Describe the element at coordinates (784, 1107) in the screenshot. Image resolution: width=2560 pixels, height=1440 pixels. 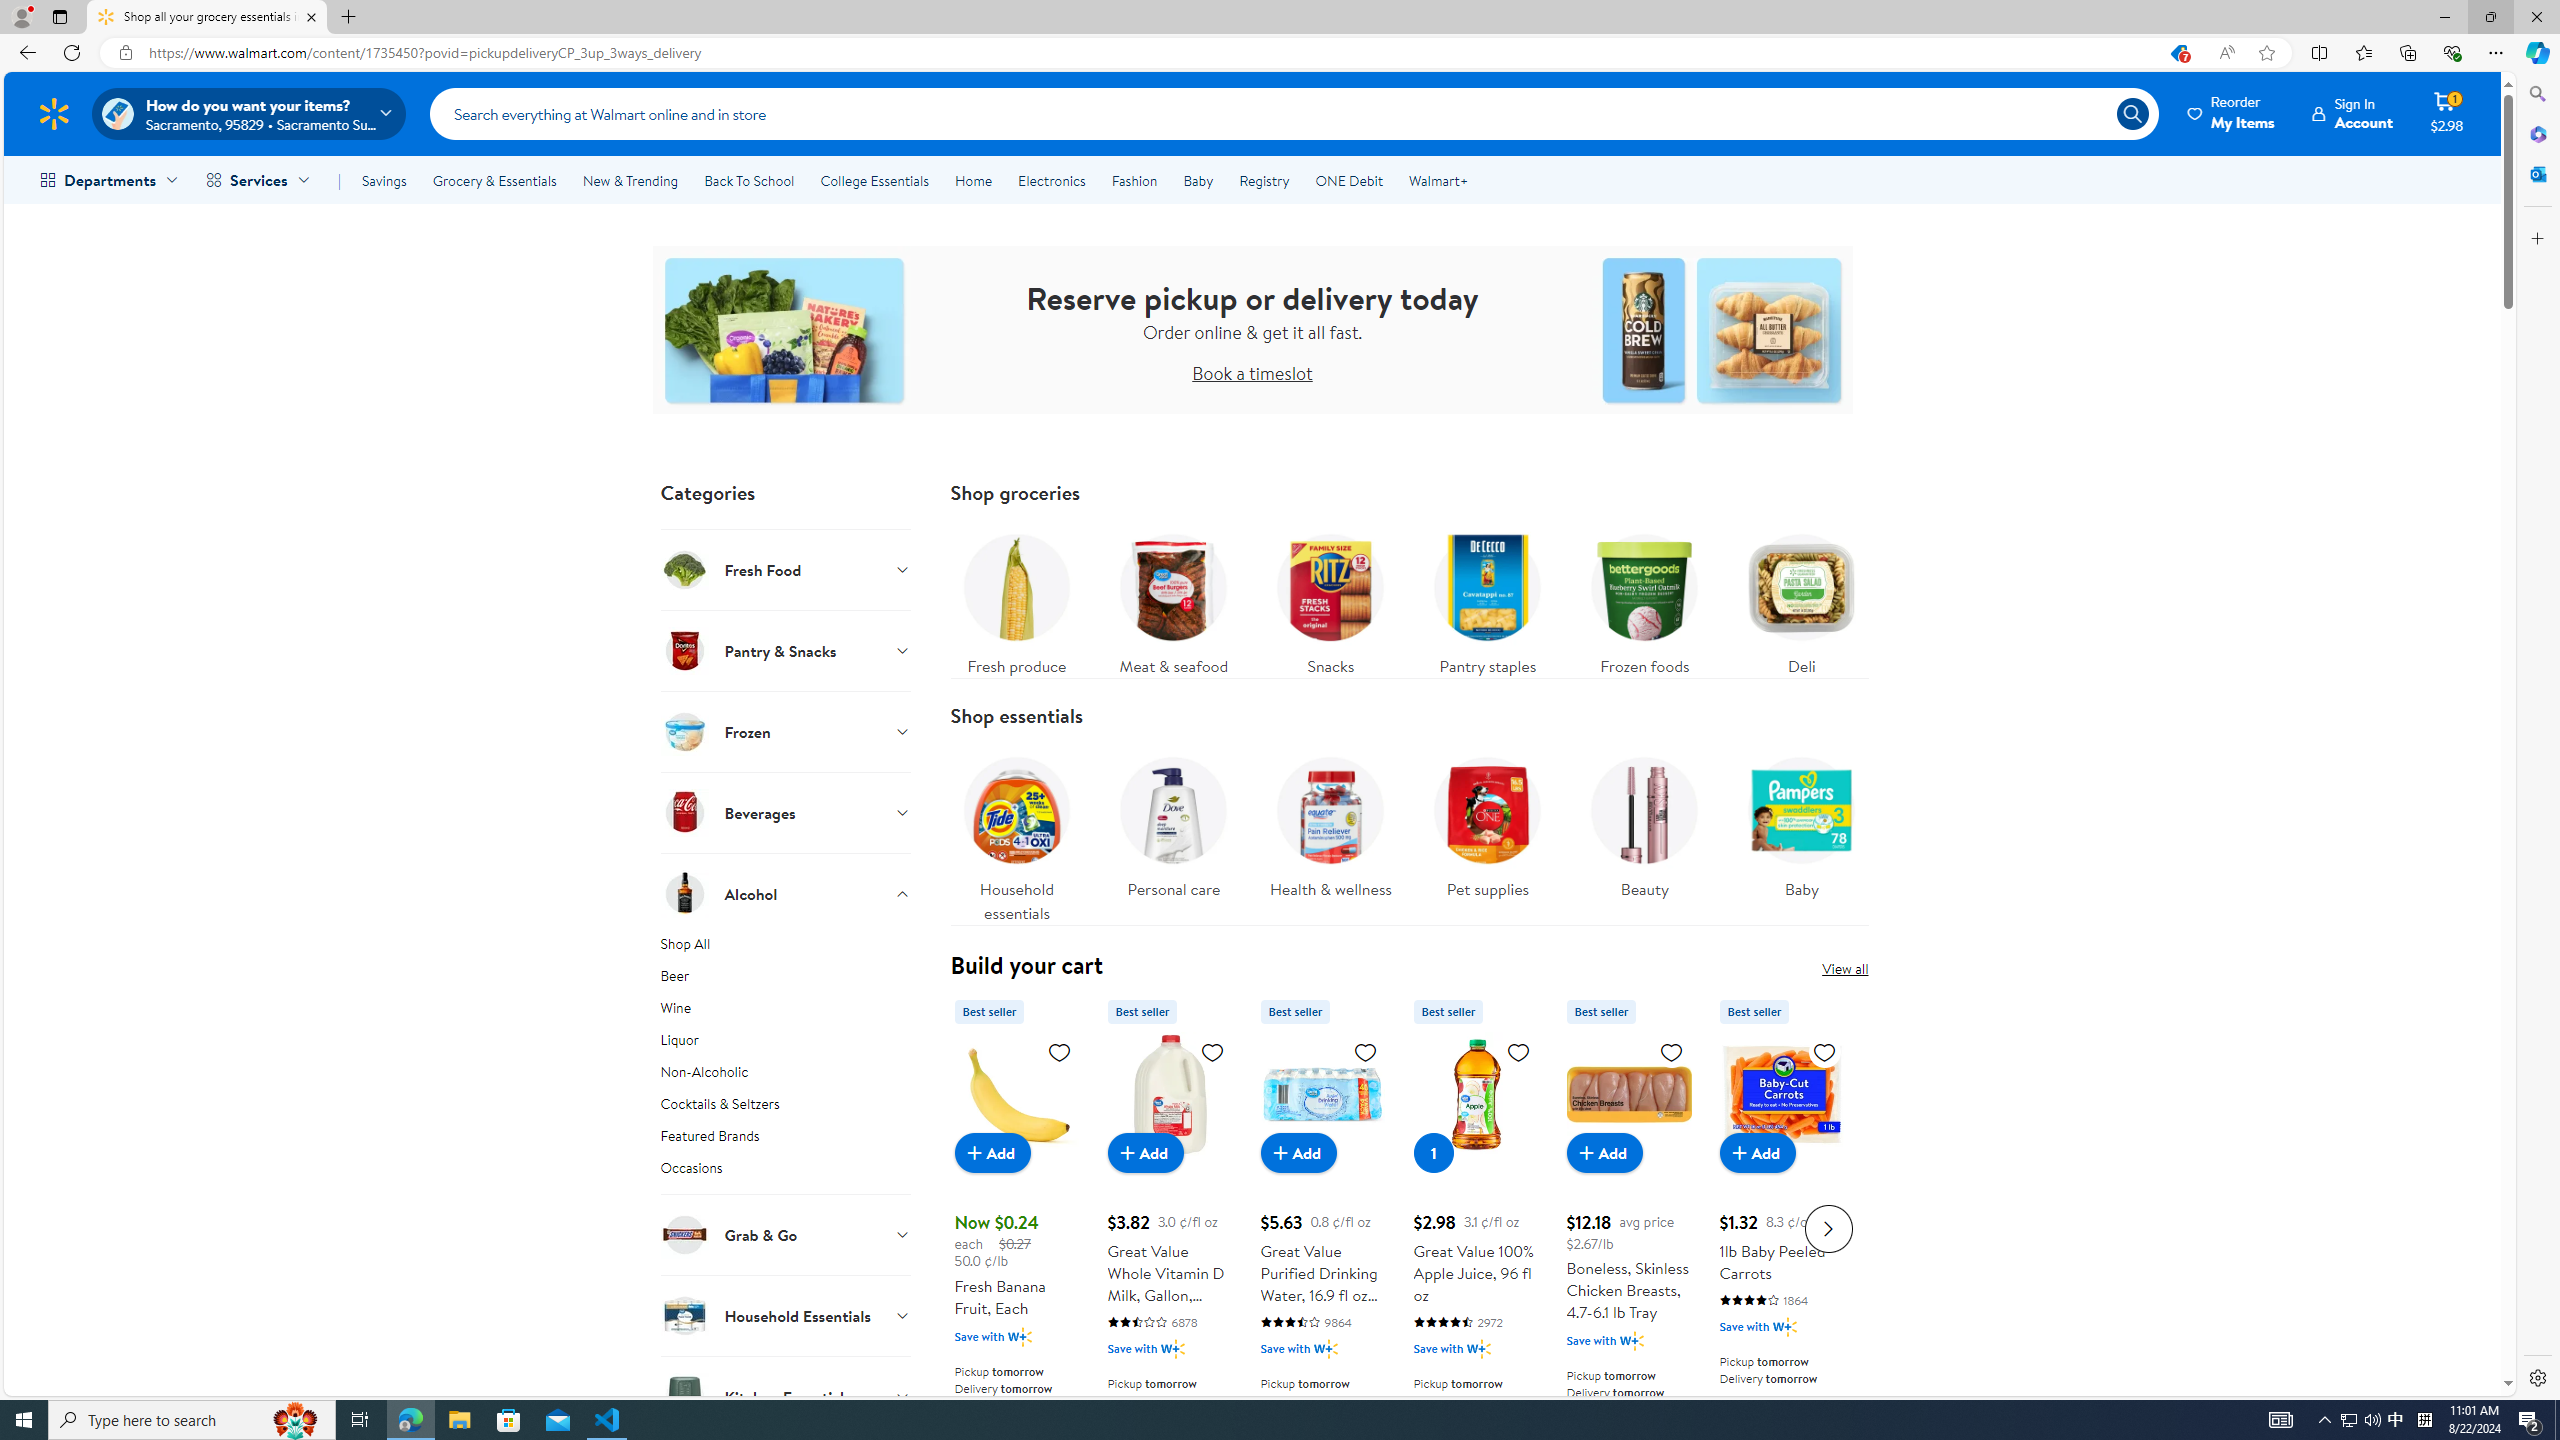
I see `'Cocktails & Seltzers'` at that location.